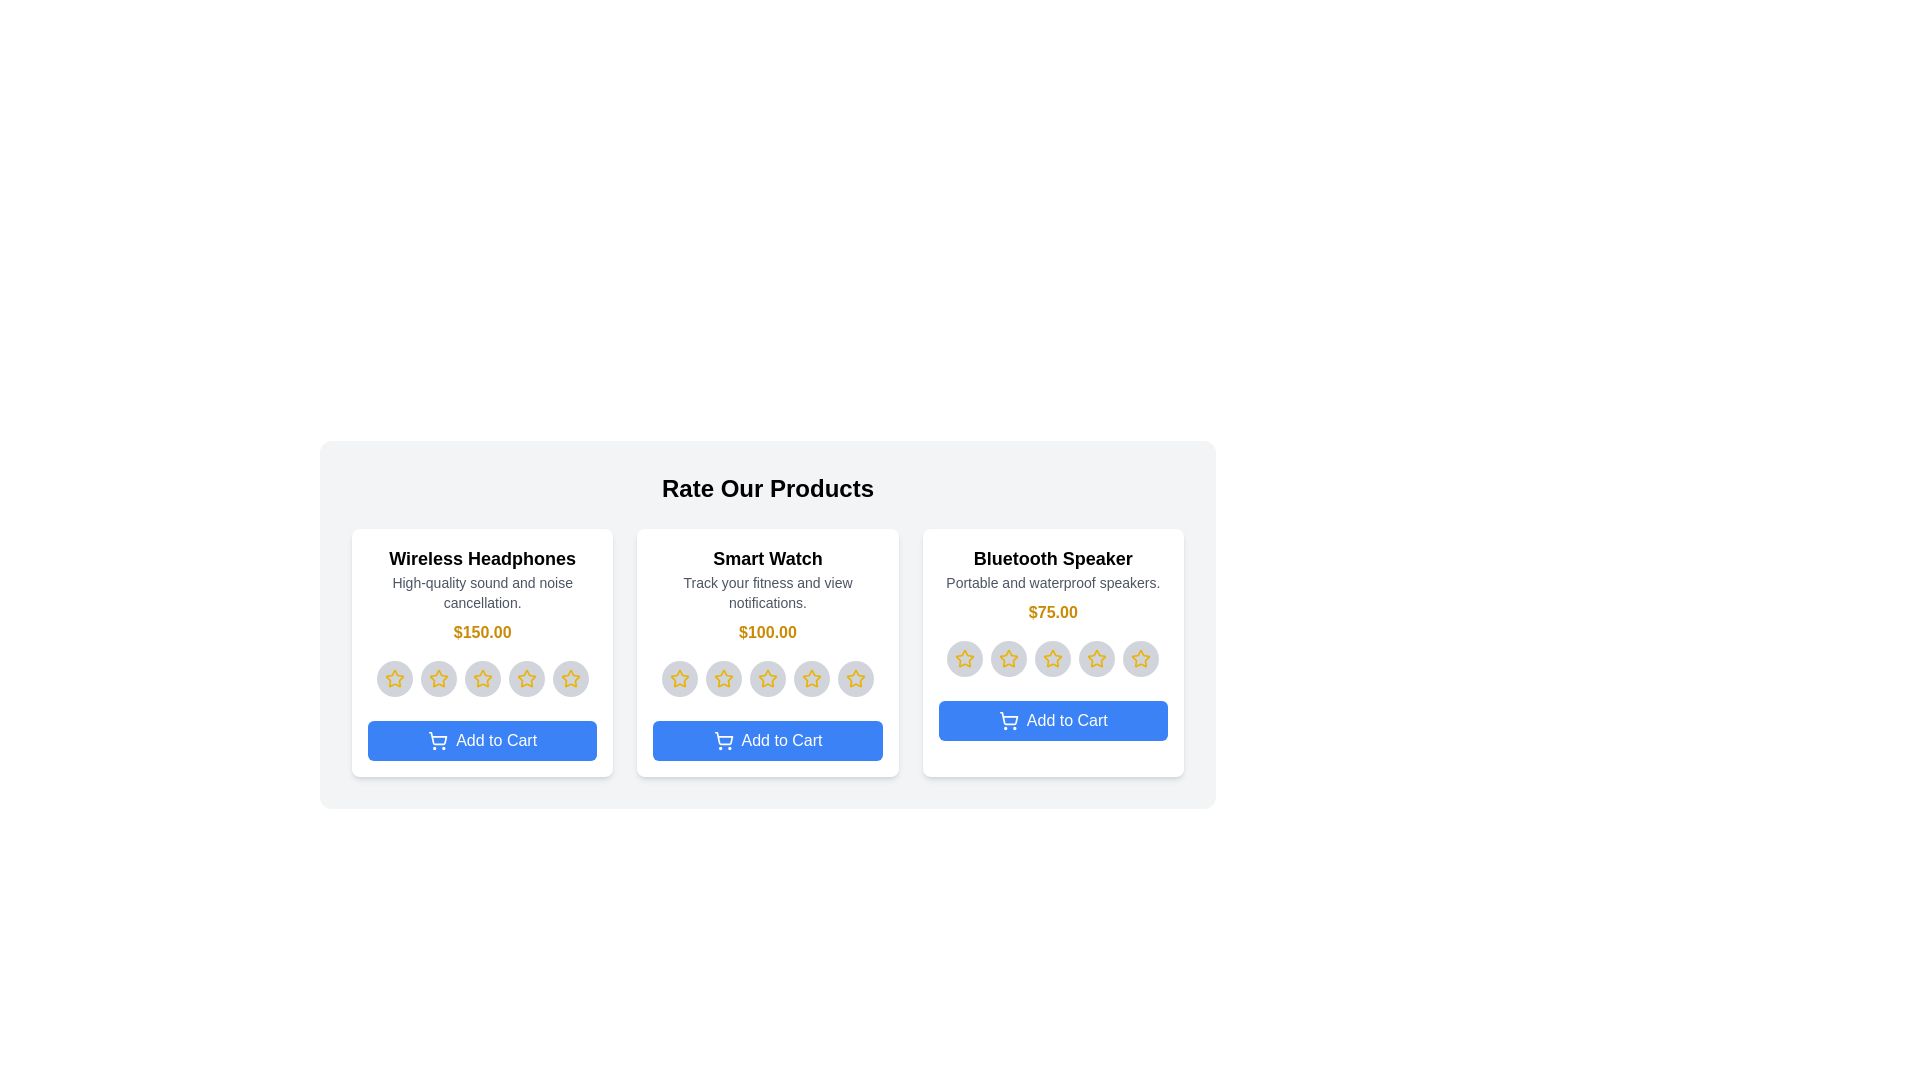 The height and width of the screenshot is (1080, 1920). I want to click on the star corresponding to 1 for the product 'Wireless Headphones', so click(394, 677).